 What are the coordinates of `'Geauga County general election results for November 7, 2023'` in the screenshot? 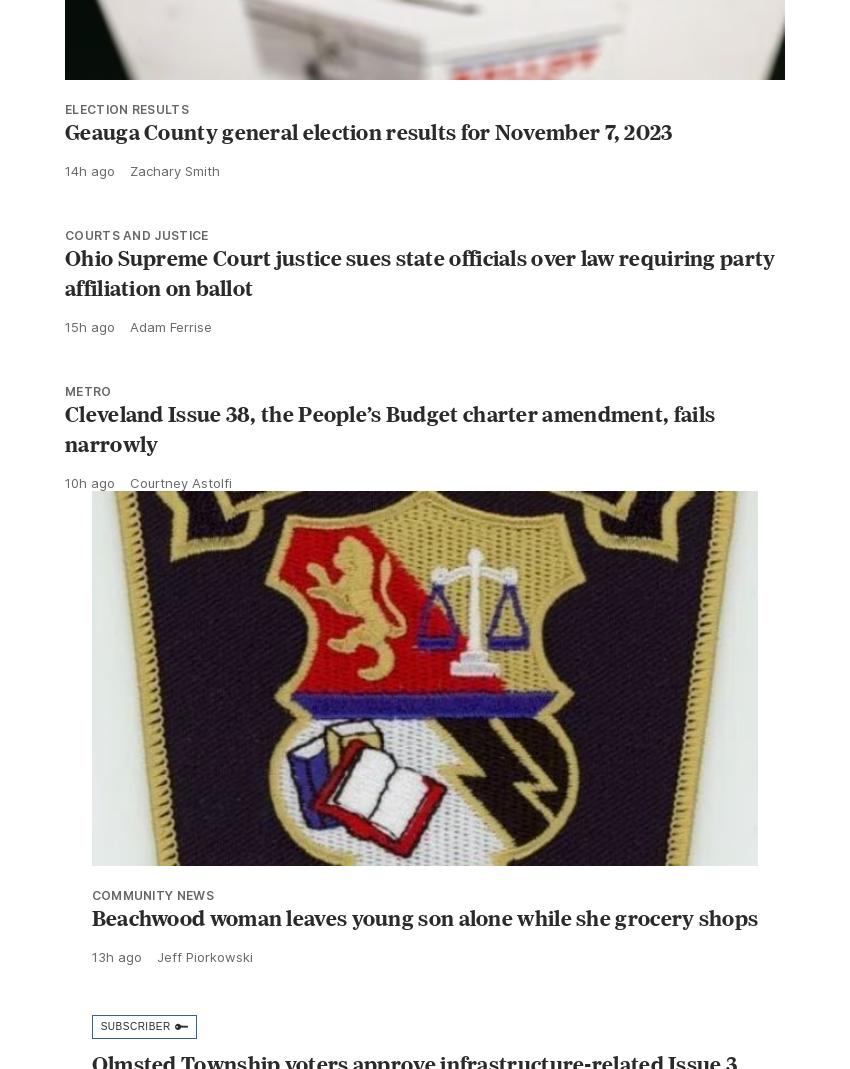 It's located at (367, 175).